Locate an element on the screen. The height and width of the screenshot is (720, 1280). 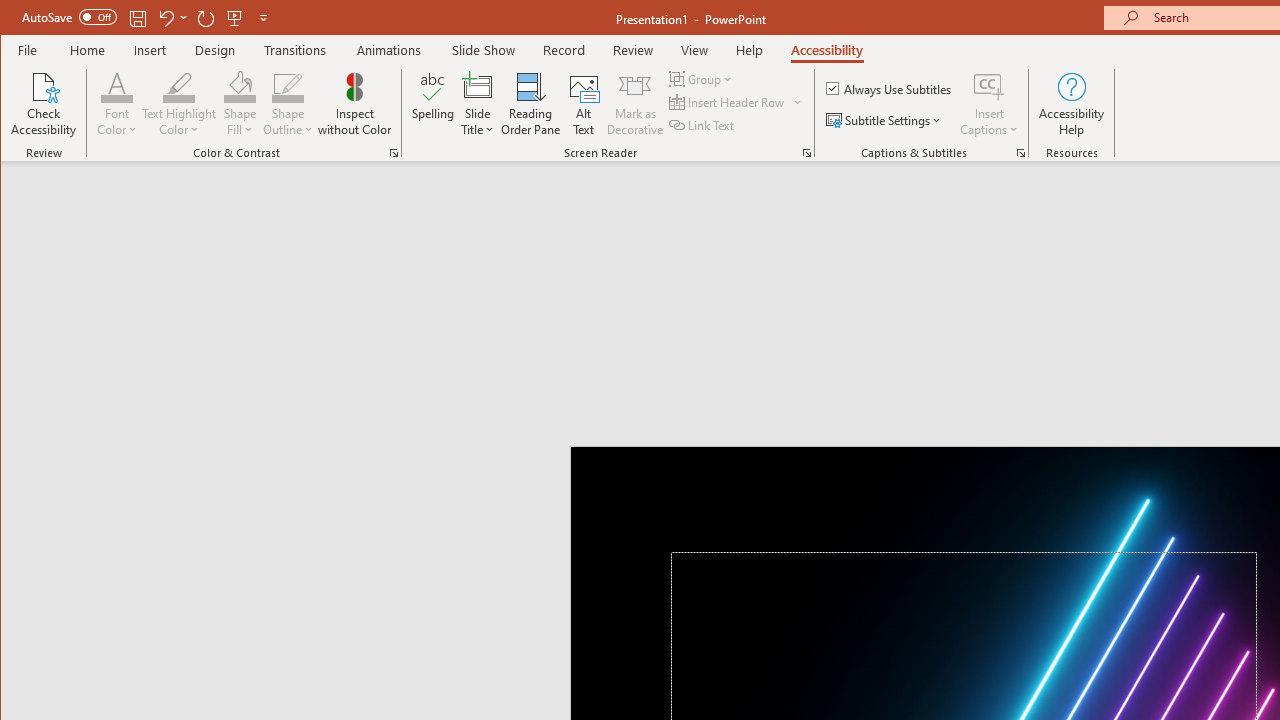
'Subtitle Settings' is located at coordinates (884, 120).